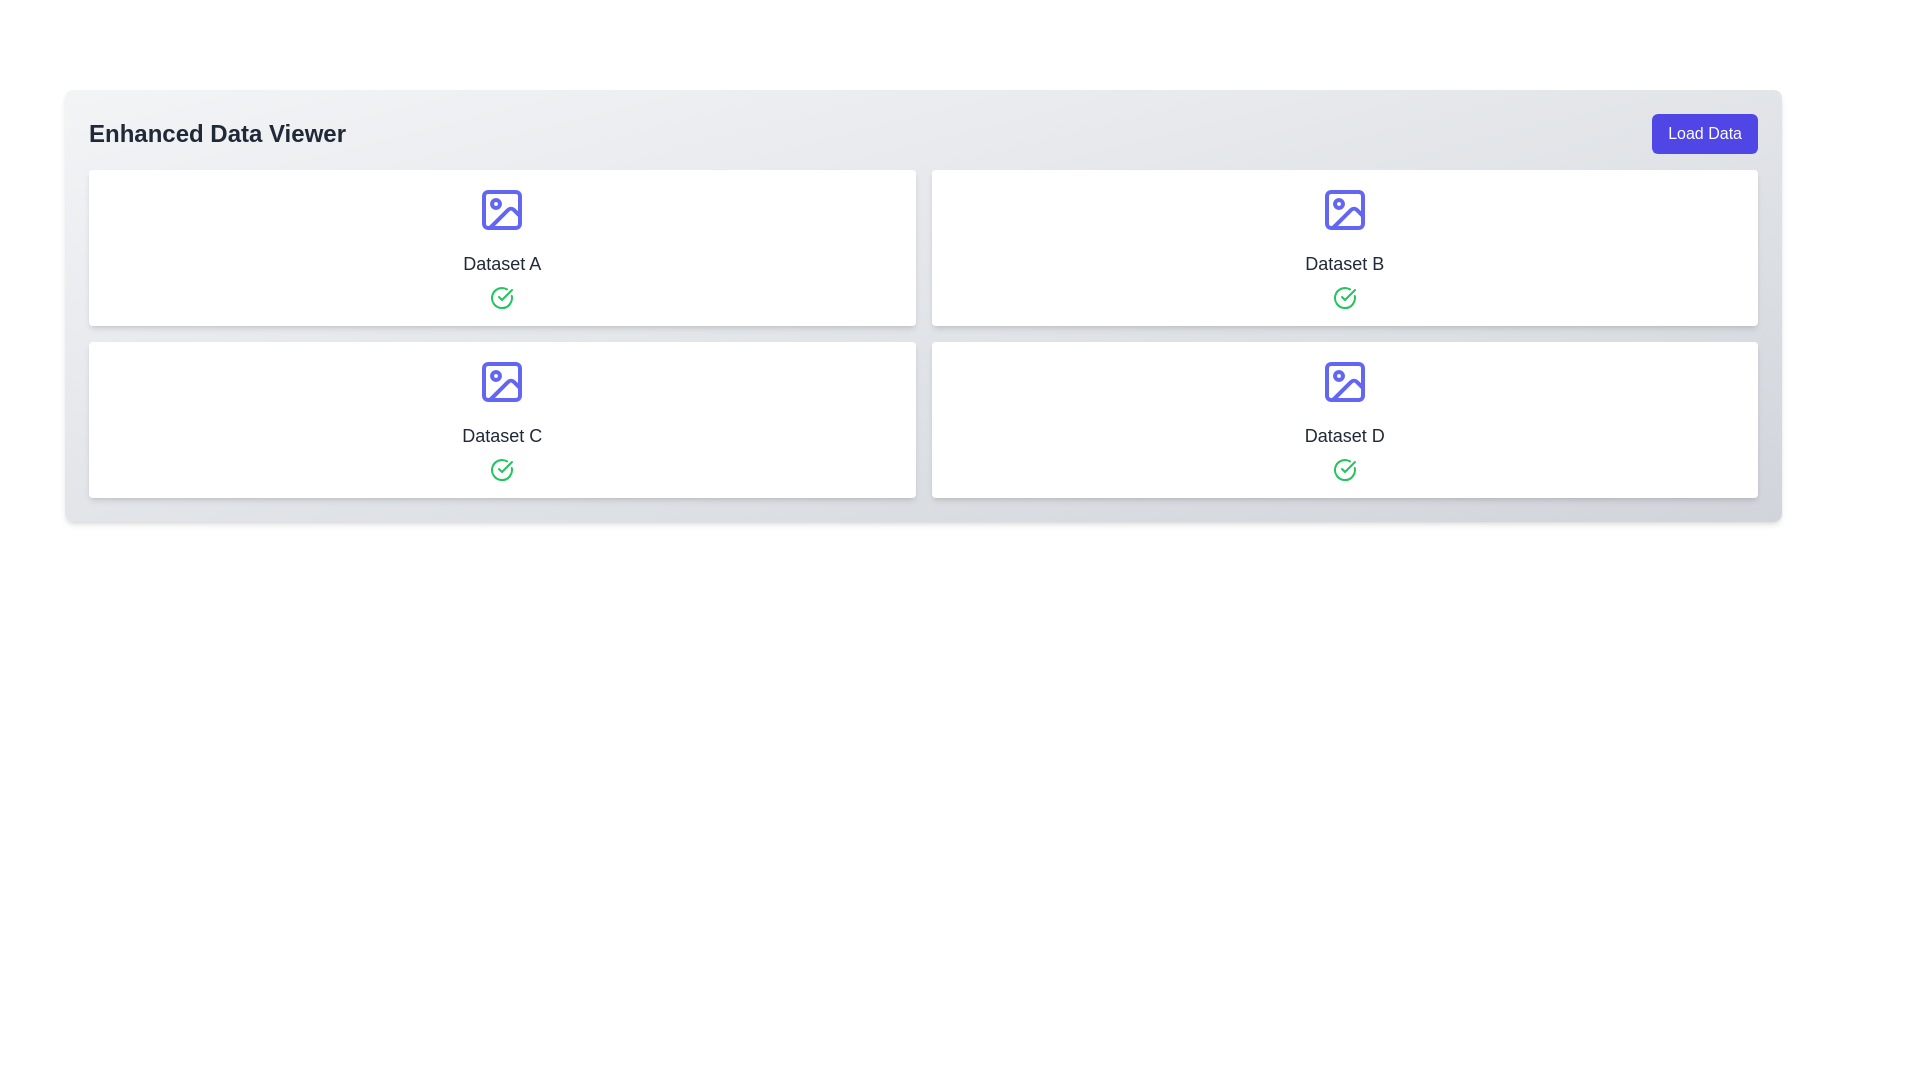  I want to click on the green circular Status icon with a check mark inside, located on the 'Dataset D' card in the bottom-right corner of the grid, so click(1344, 470).